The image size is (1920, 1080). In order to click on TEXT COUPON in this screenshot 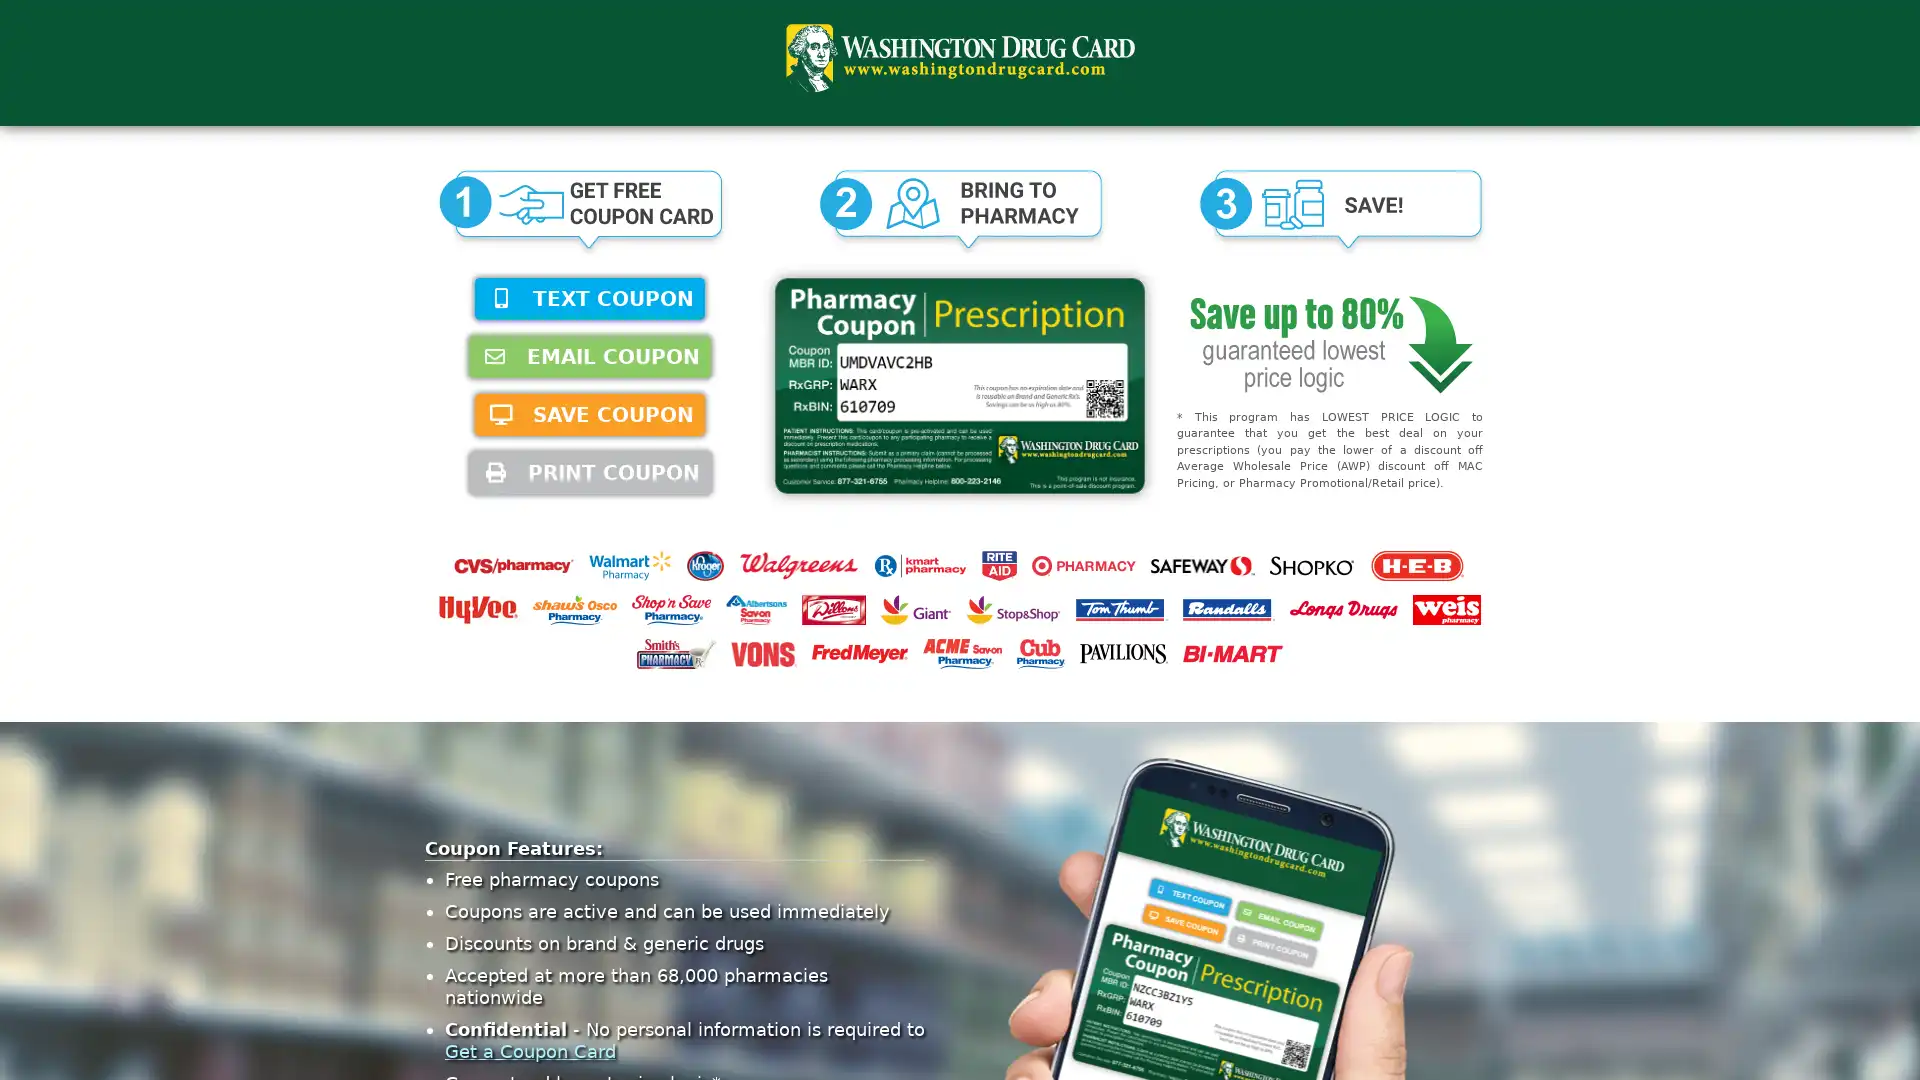, I will do `click(589, 299)`.